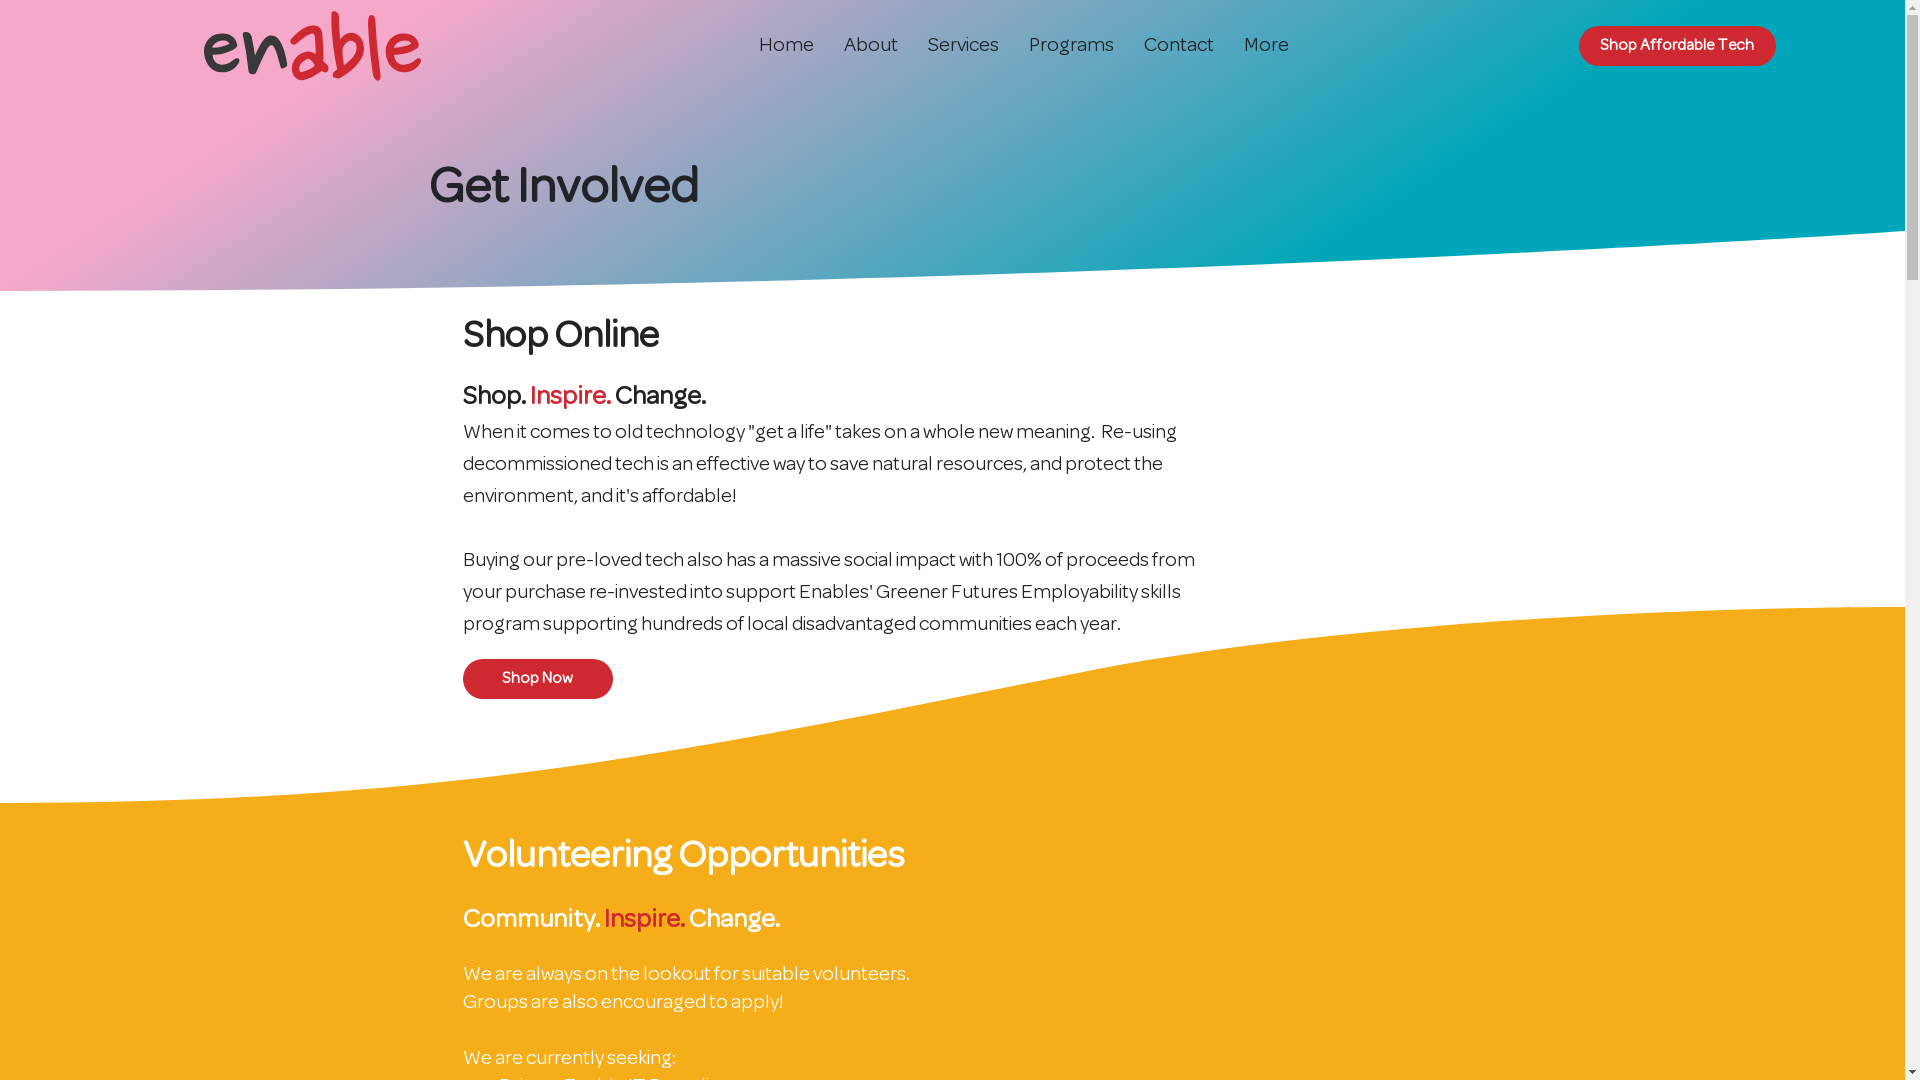  What do you see at coordinates (1677, 45) in the screenshot?
I see `'Shop Affordable Tech'` at bounding box center [1677, 45].